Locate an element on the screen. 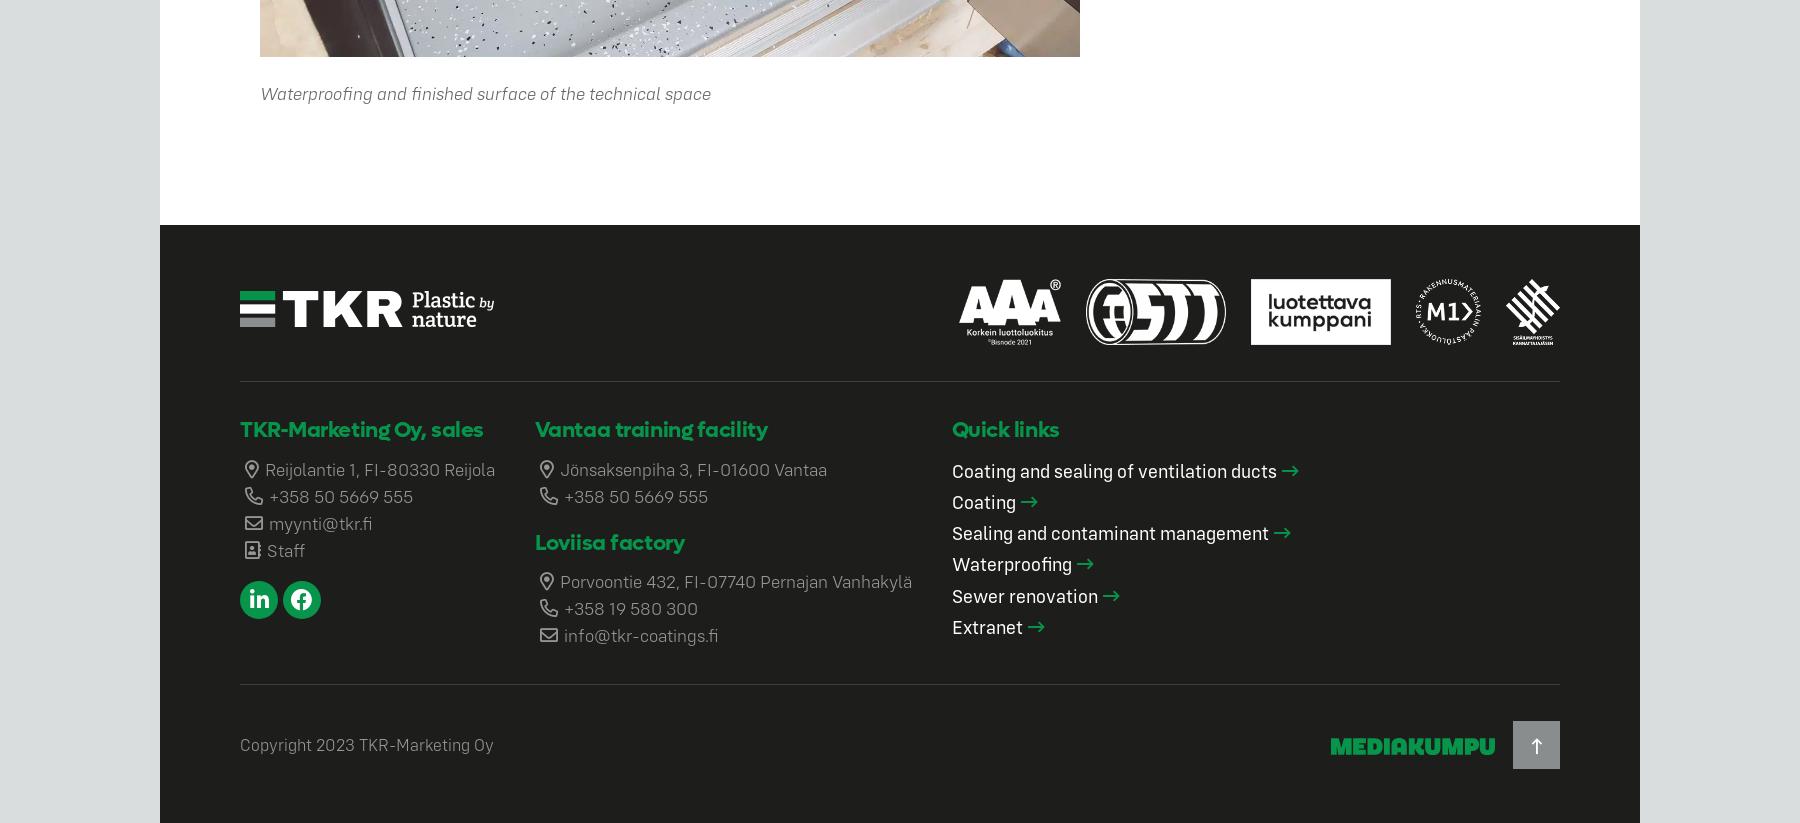  'Vantaa training facility' is located at coordinates (651, 429).